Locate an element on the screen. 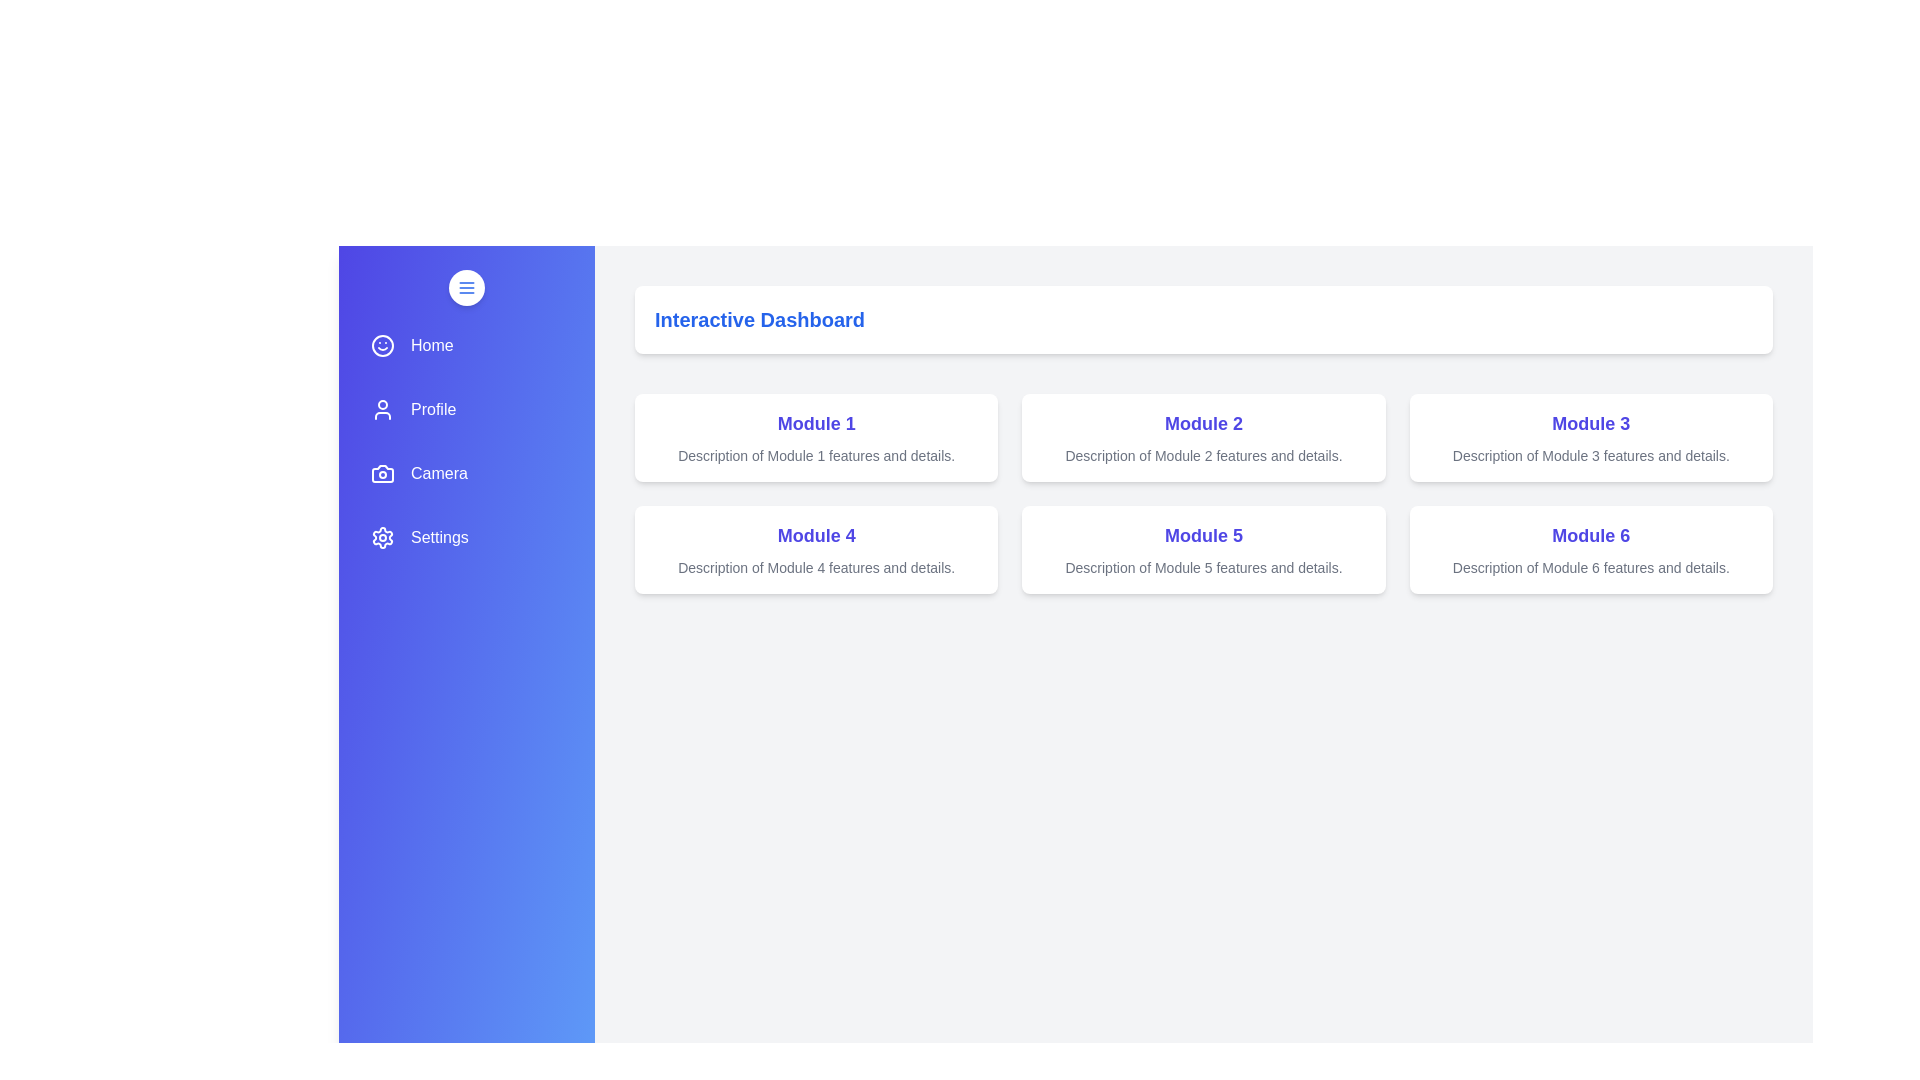 The width and height of the screenshot is (1920, 1080). the Informational card for Module 6, which is located in the second row of the grid structure, adjacent to Module 5 is located at coordinates (1590, 550).